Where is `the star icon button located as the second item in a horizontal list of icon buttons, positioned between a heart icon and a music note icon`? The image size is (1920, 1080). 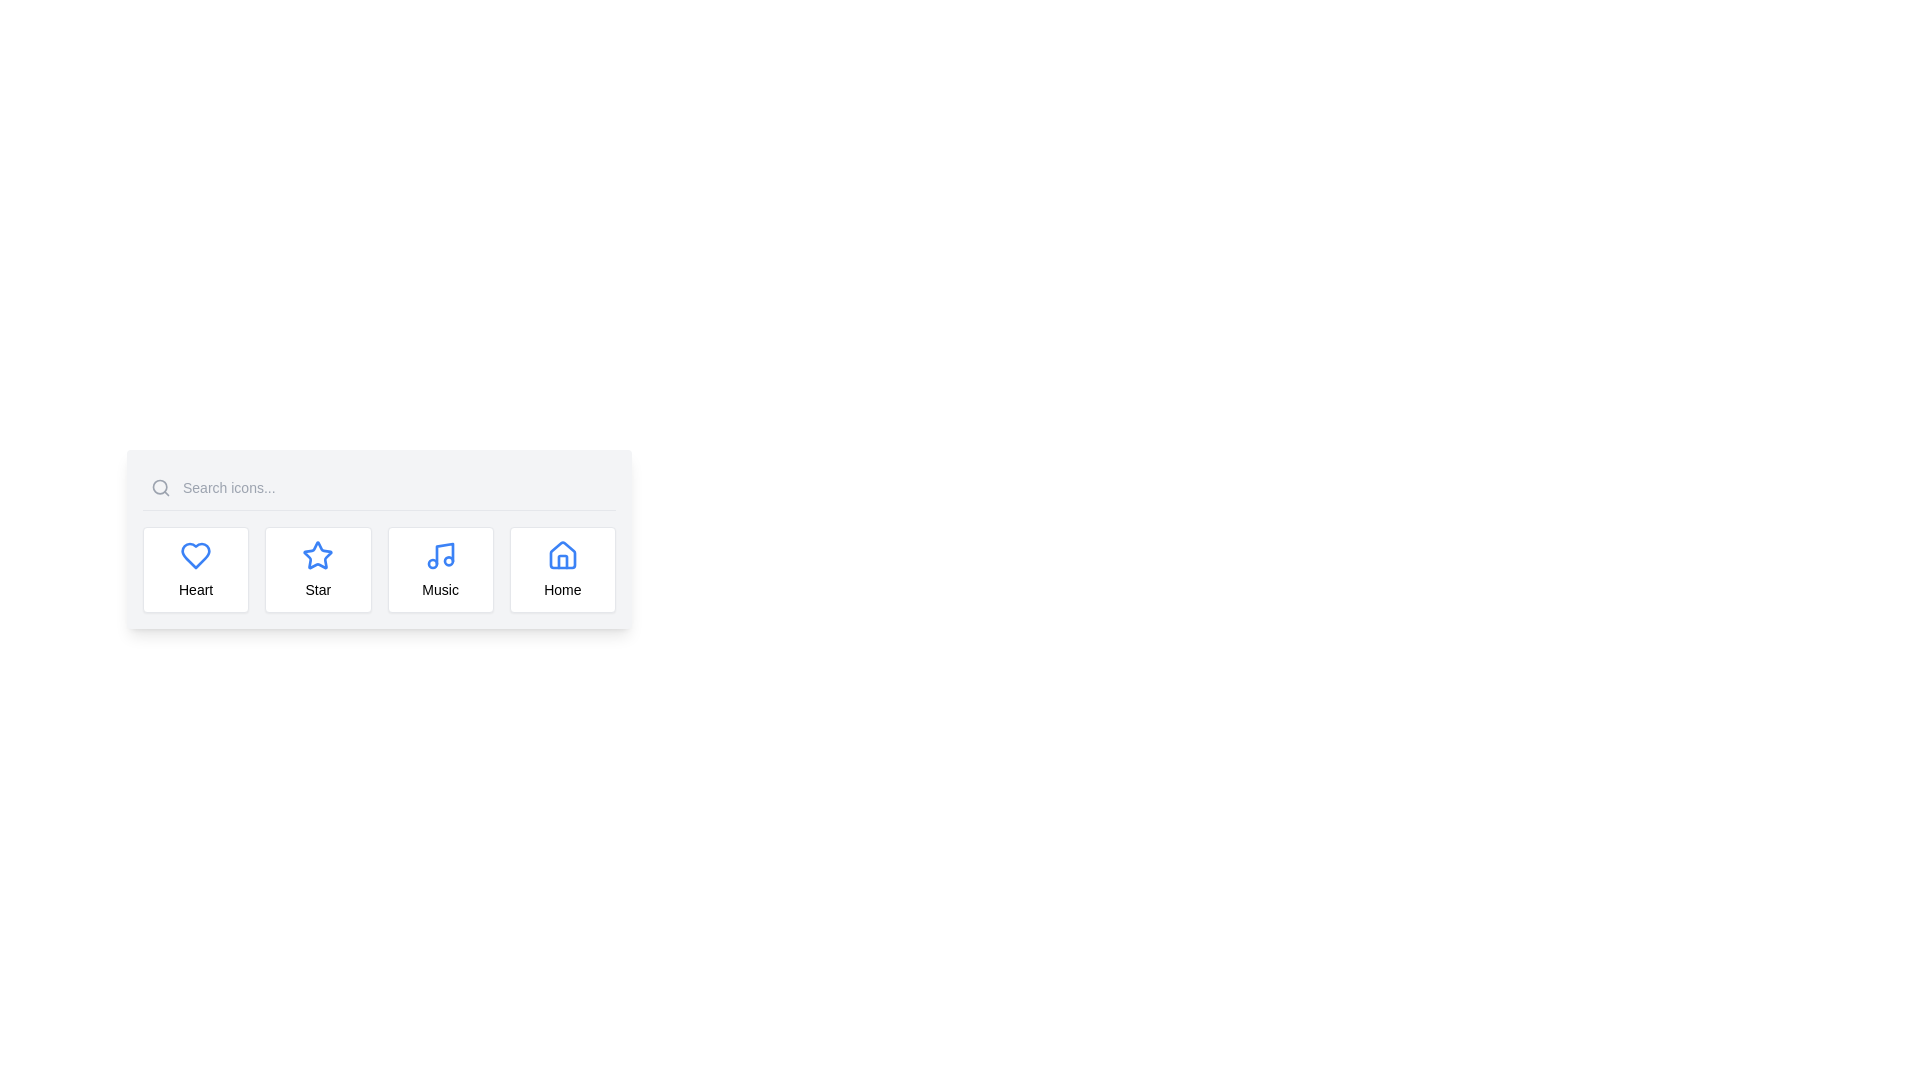 the star icon button located as the second item in a horizontal list of icon buttons, positioned between a heart icon and a music note icon is located at coordinates (317, 555).